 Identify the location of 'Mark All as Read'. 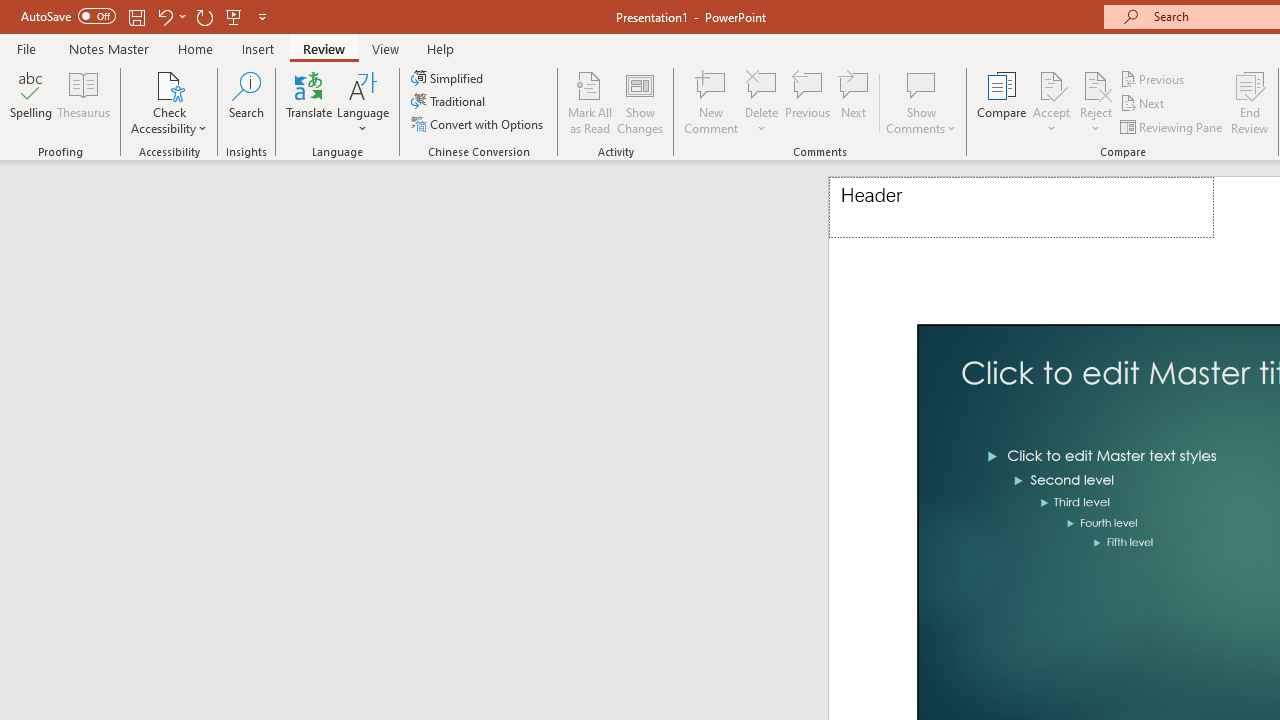
(589, 103).